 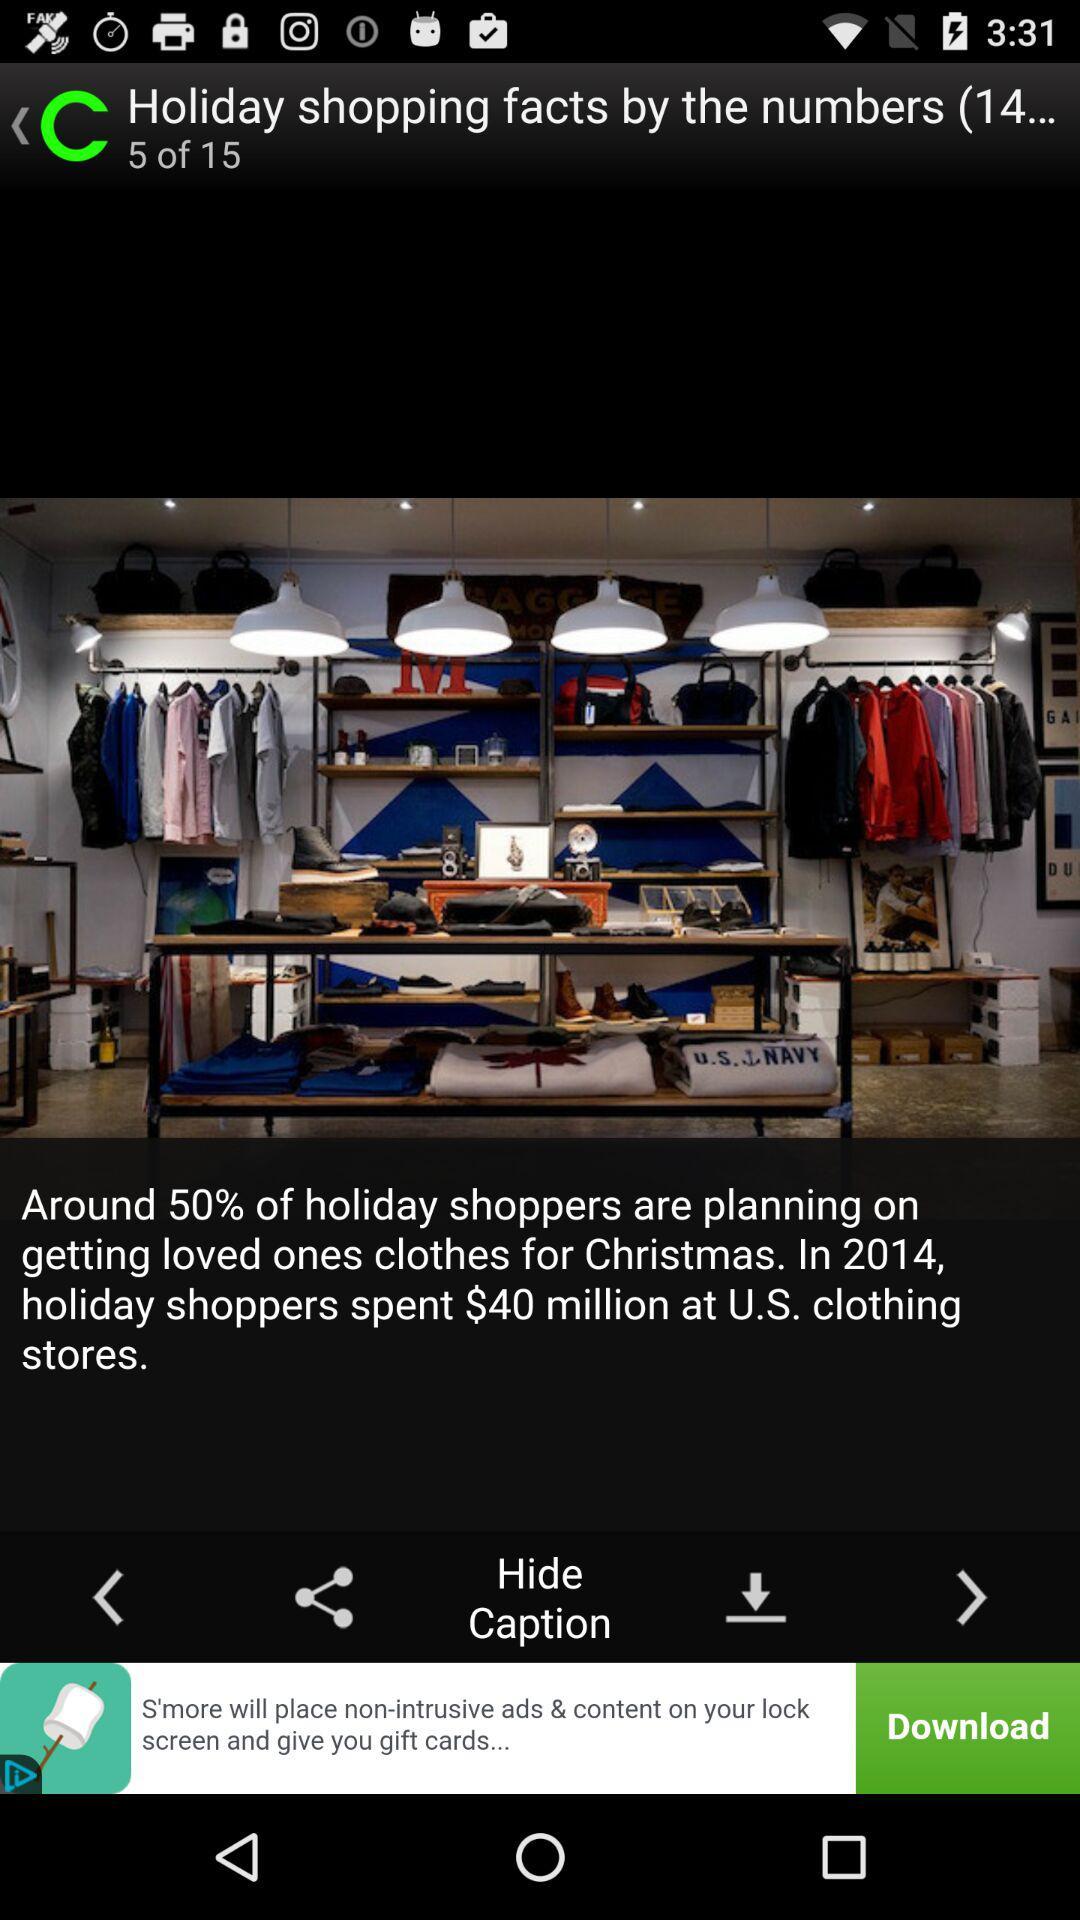 What do you see at coordinates (540, 1596) in the screenshot?
I see `the hide caption icon` at bounding box center [540, 1596].